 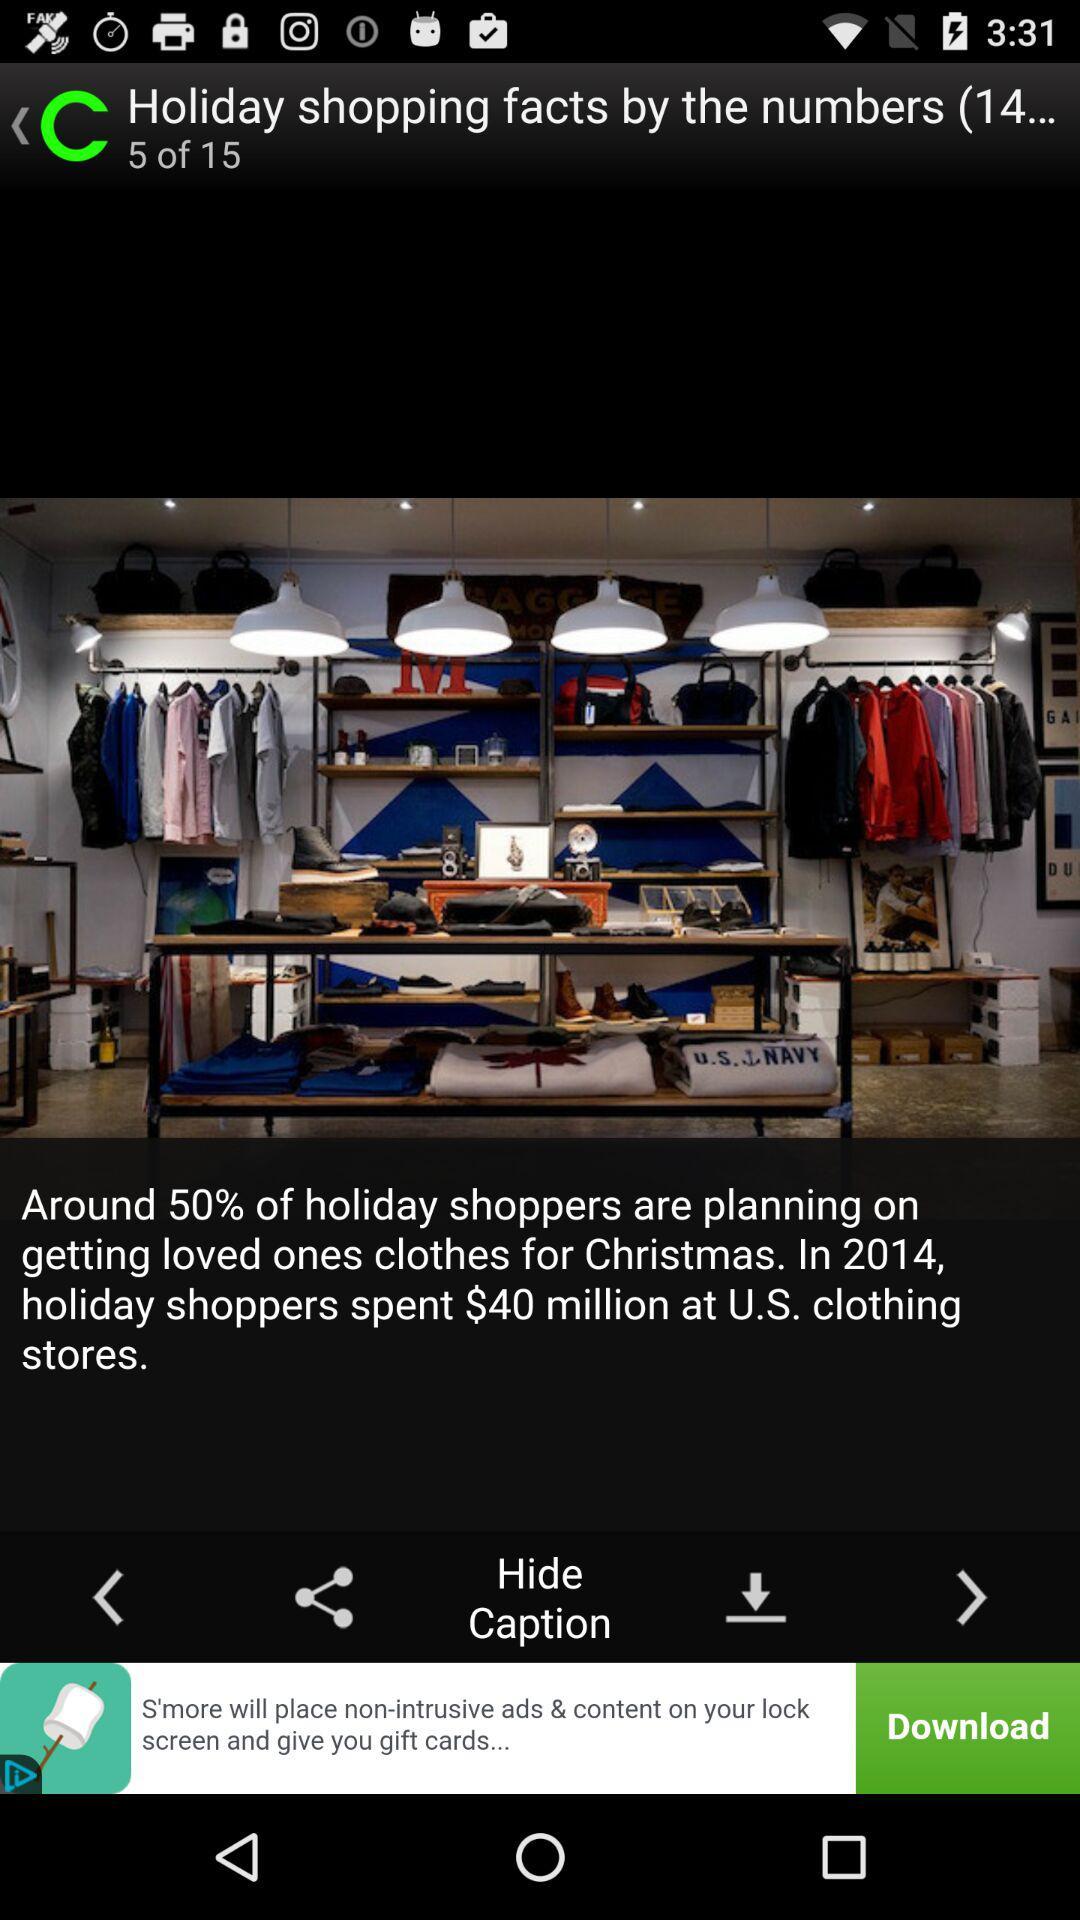 What do you see at coordinates (540, 1596) in the screenshot?
I see `the hide caption icon` at bounding box center [540, 1596].